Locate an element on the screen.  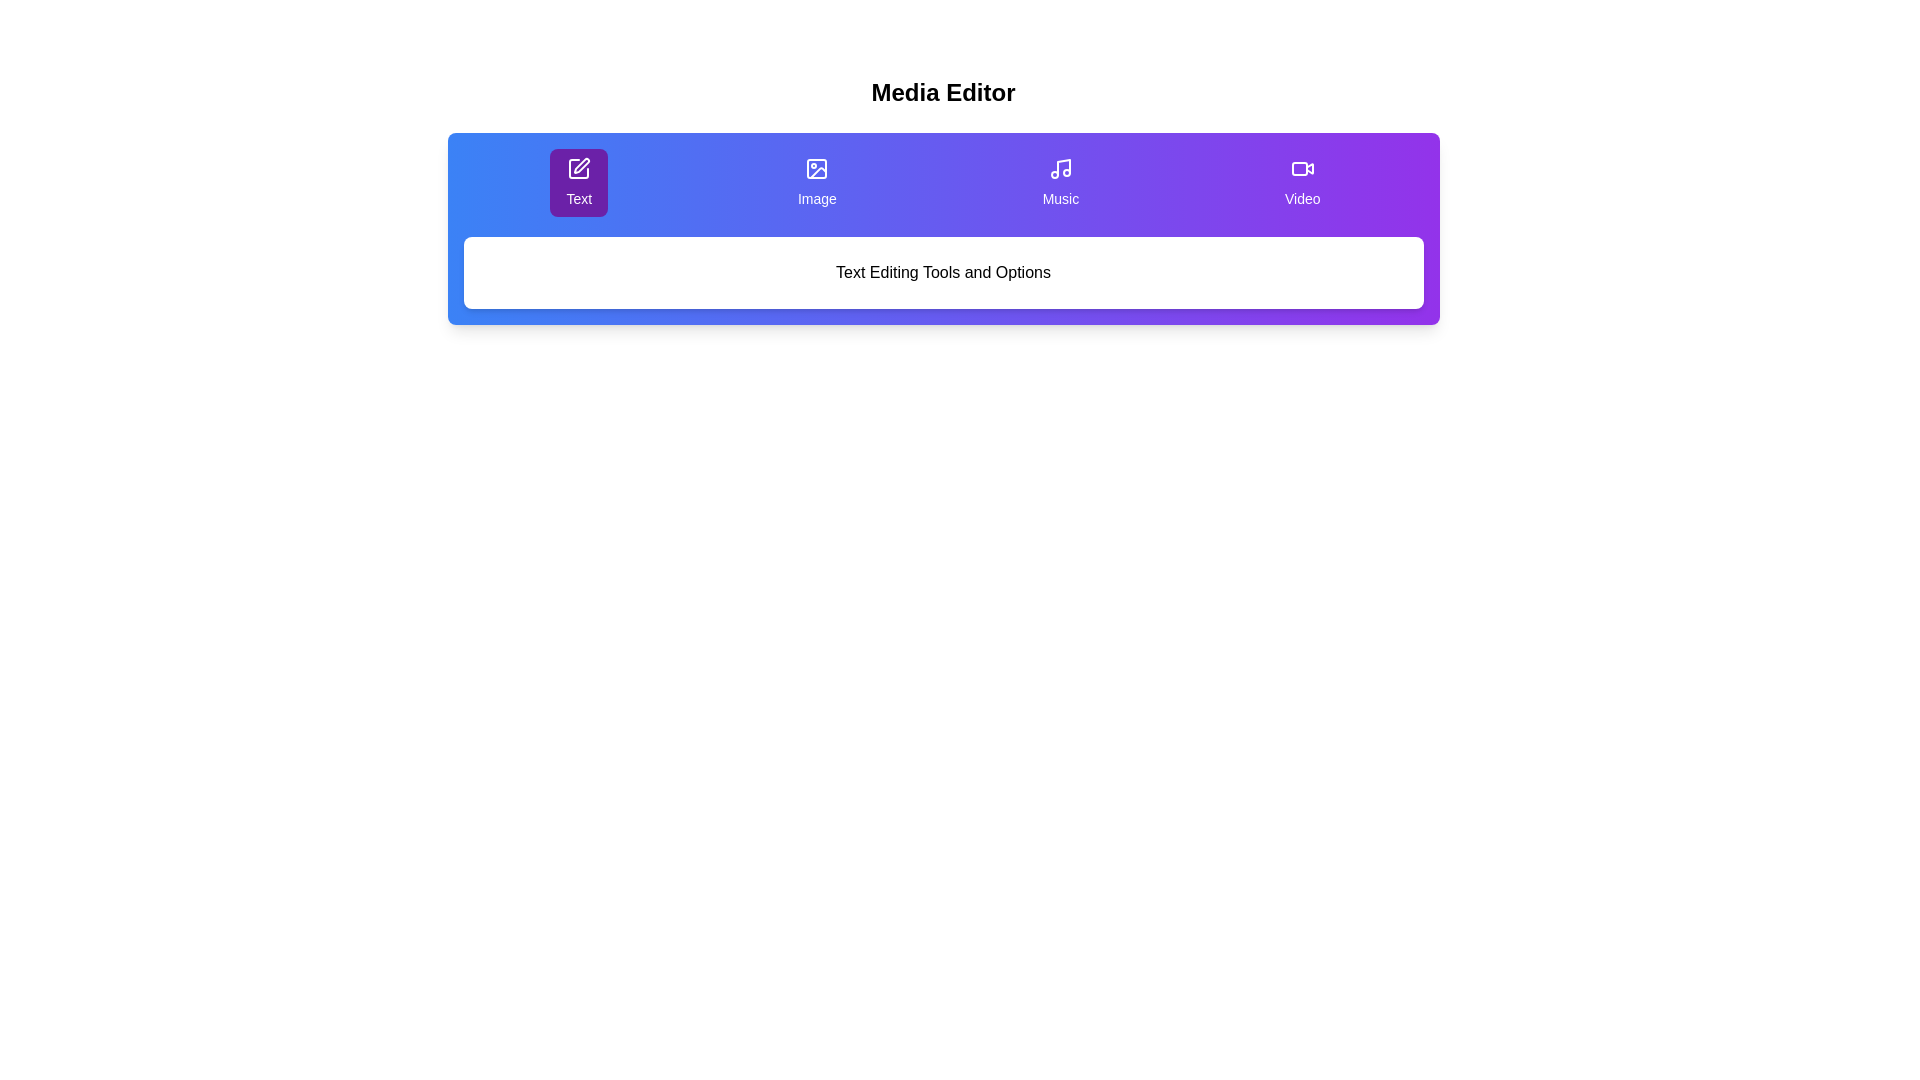
the text editing feature icon, which is a minimalist line-art square with a pen on a purple background, located in the upper-left corner of the main toolbar within the 'Text' tile is located at coordinates (578, 168).